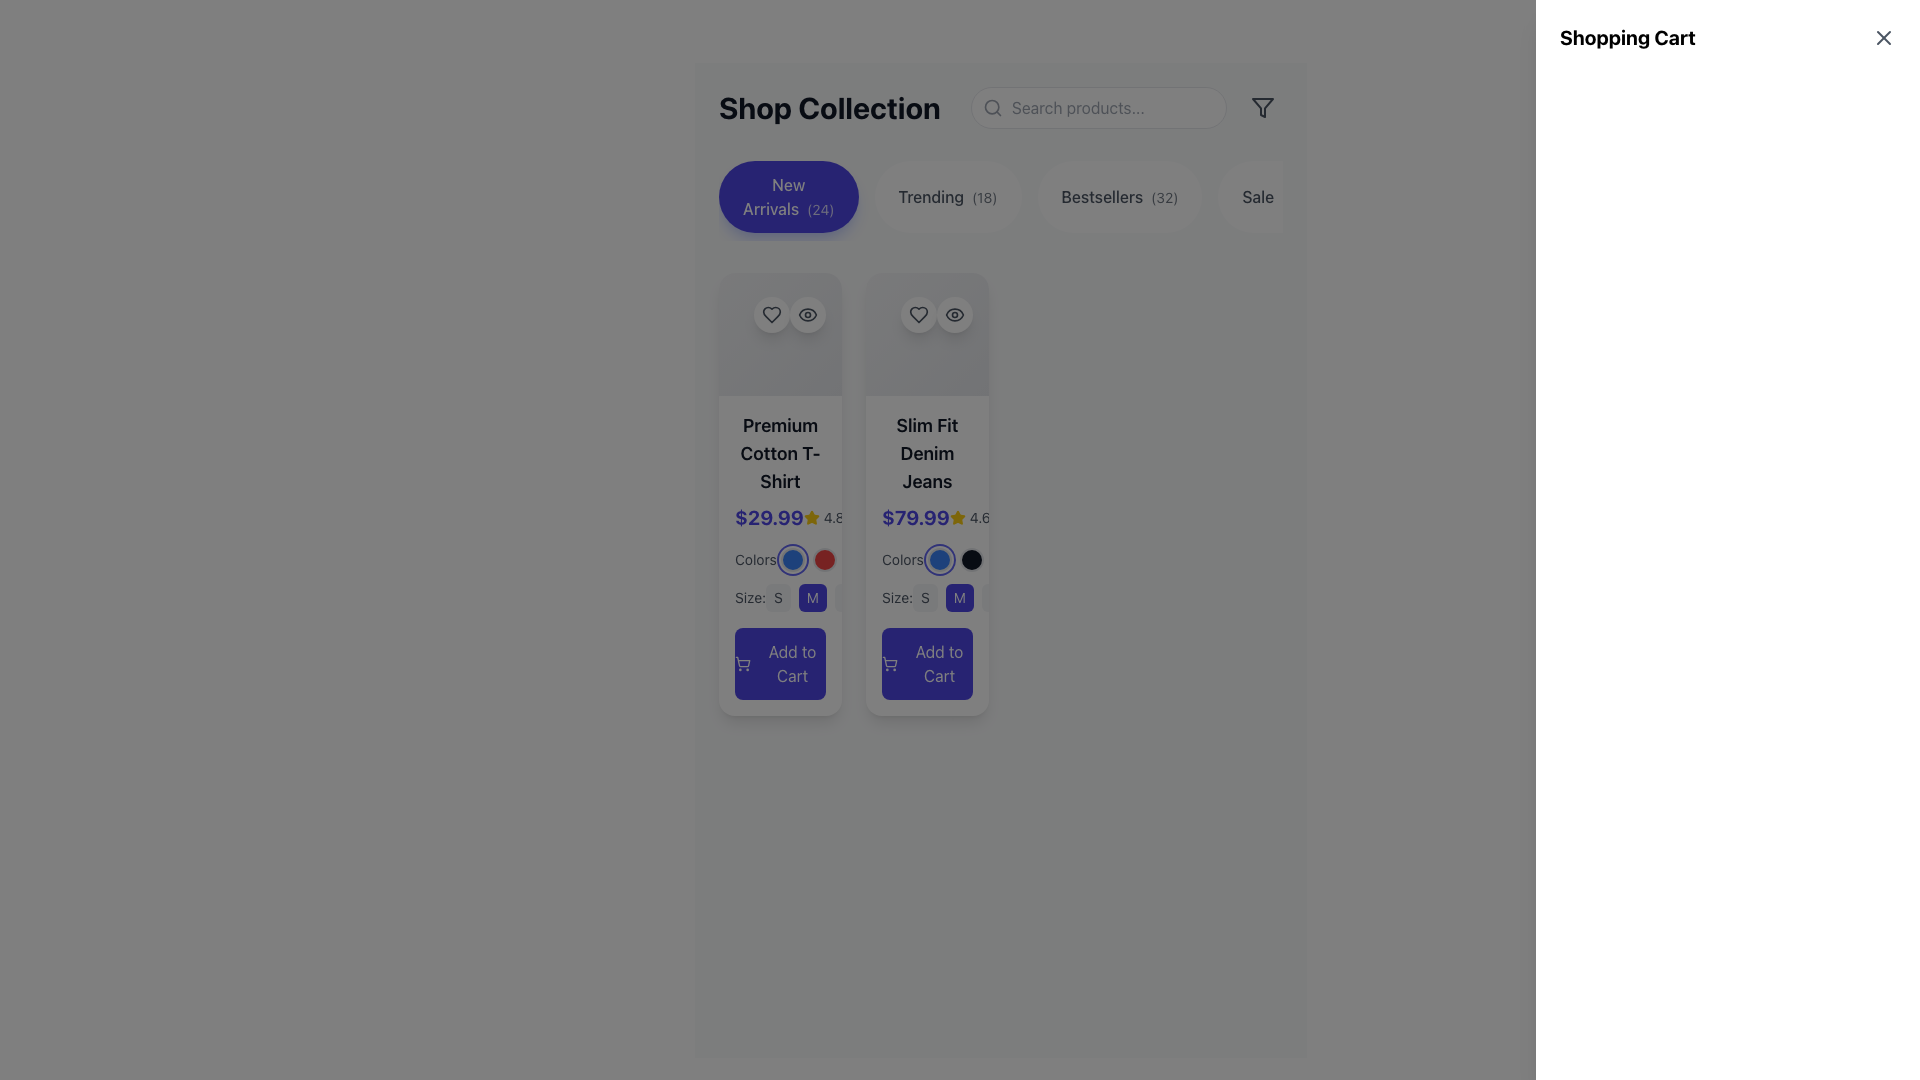  I want to click on the 'New Arrivals' button located in the navigation group beneath the 'Shop Collection' title by, so click(787, 196).